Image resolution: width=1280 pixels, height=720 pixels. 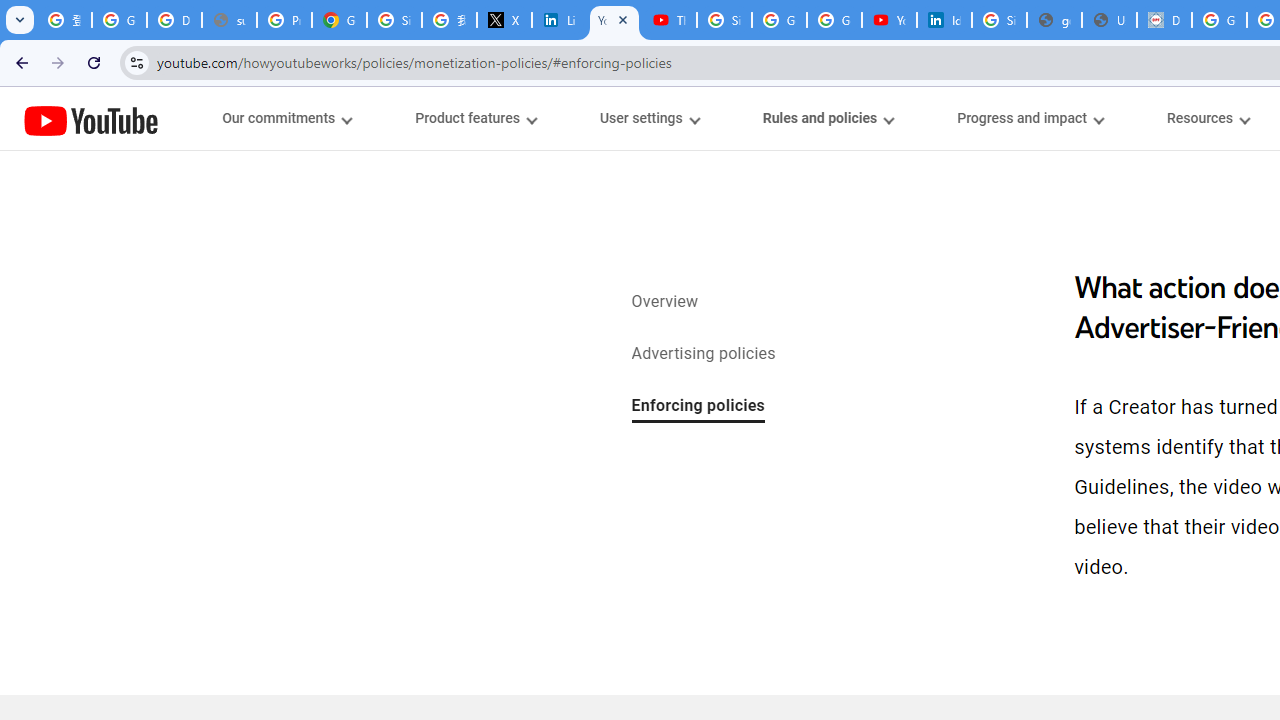 I want to click on 'google_privacy_policy_en.pdf', so click(x=1053, y=20).